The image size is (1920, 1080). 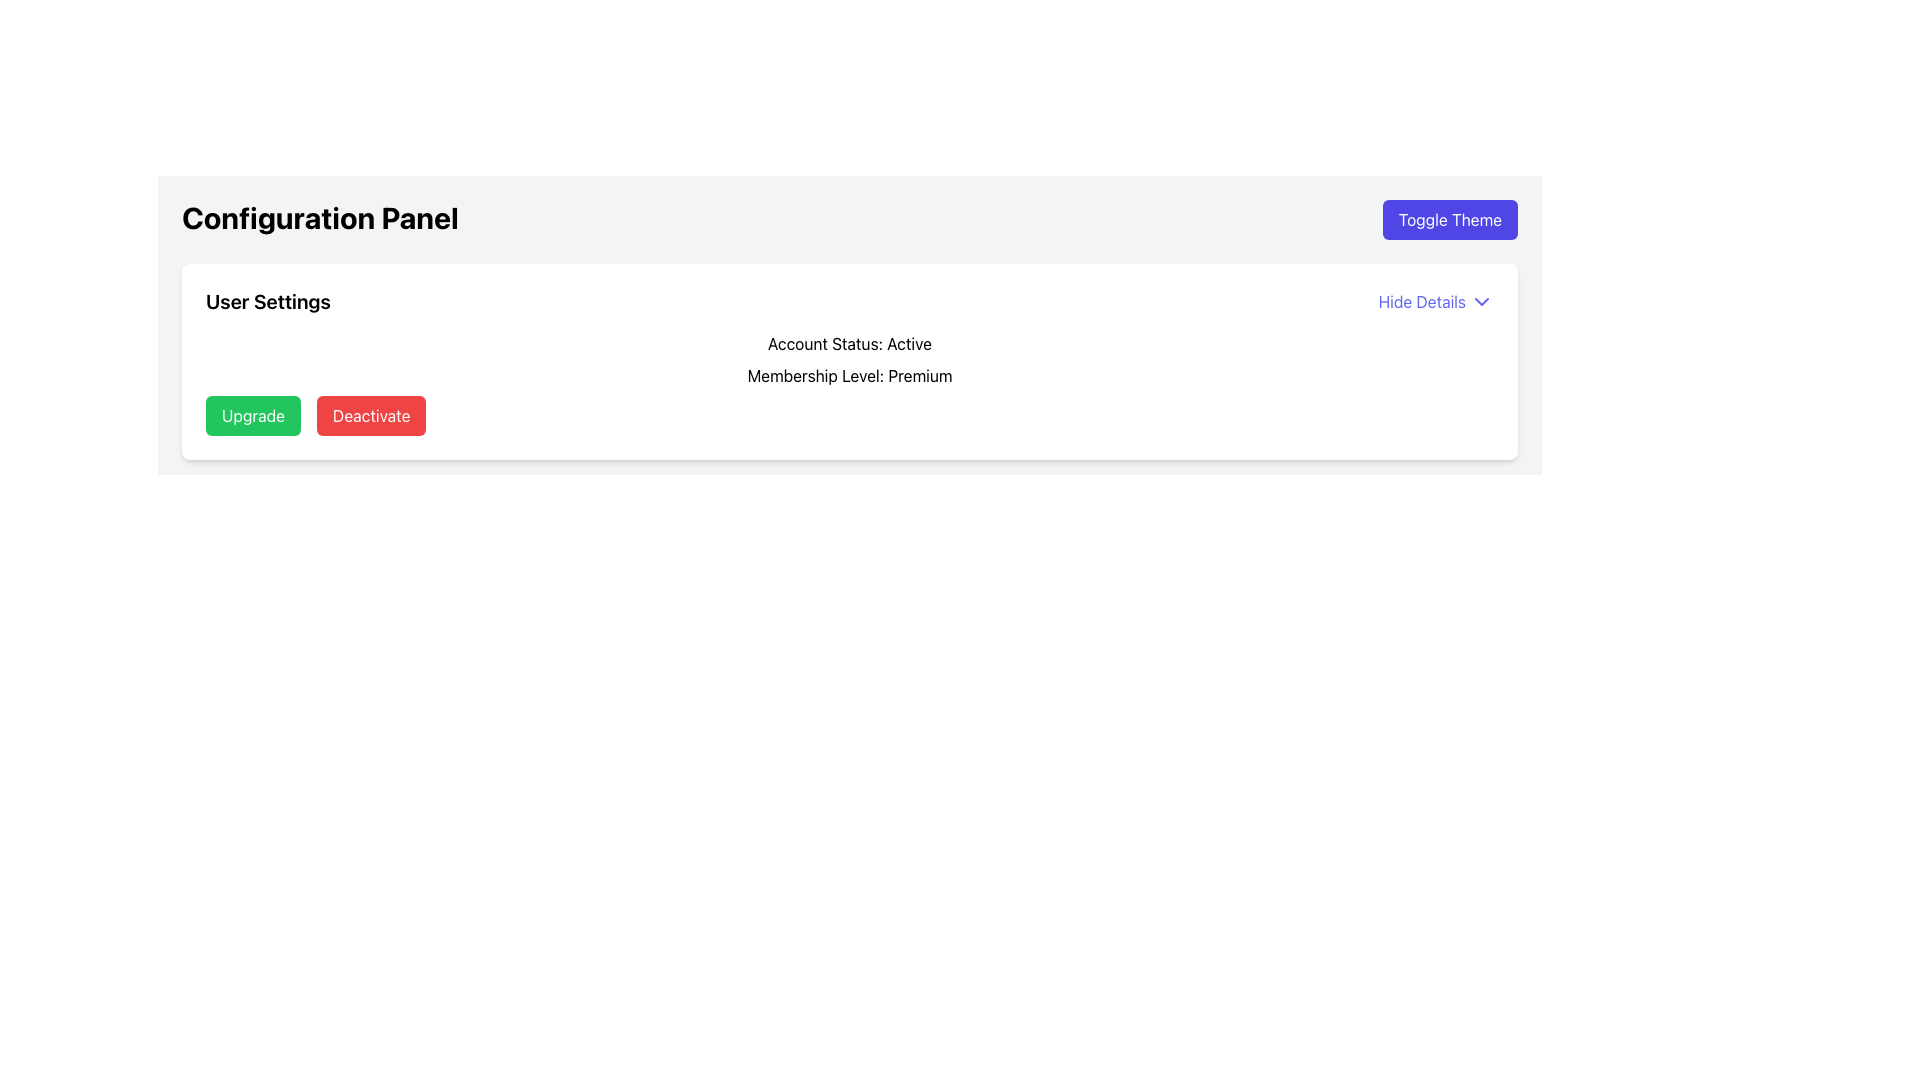 I want to click on the deactivation button located in the bottom-left section of the user interface, within the 'User Settings' panel, so click(x=371, y=415).